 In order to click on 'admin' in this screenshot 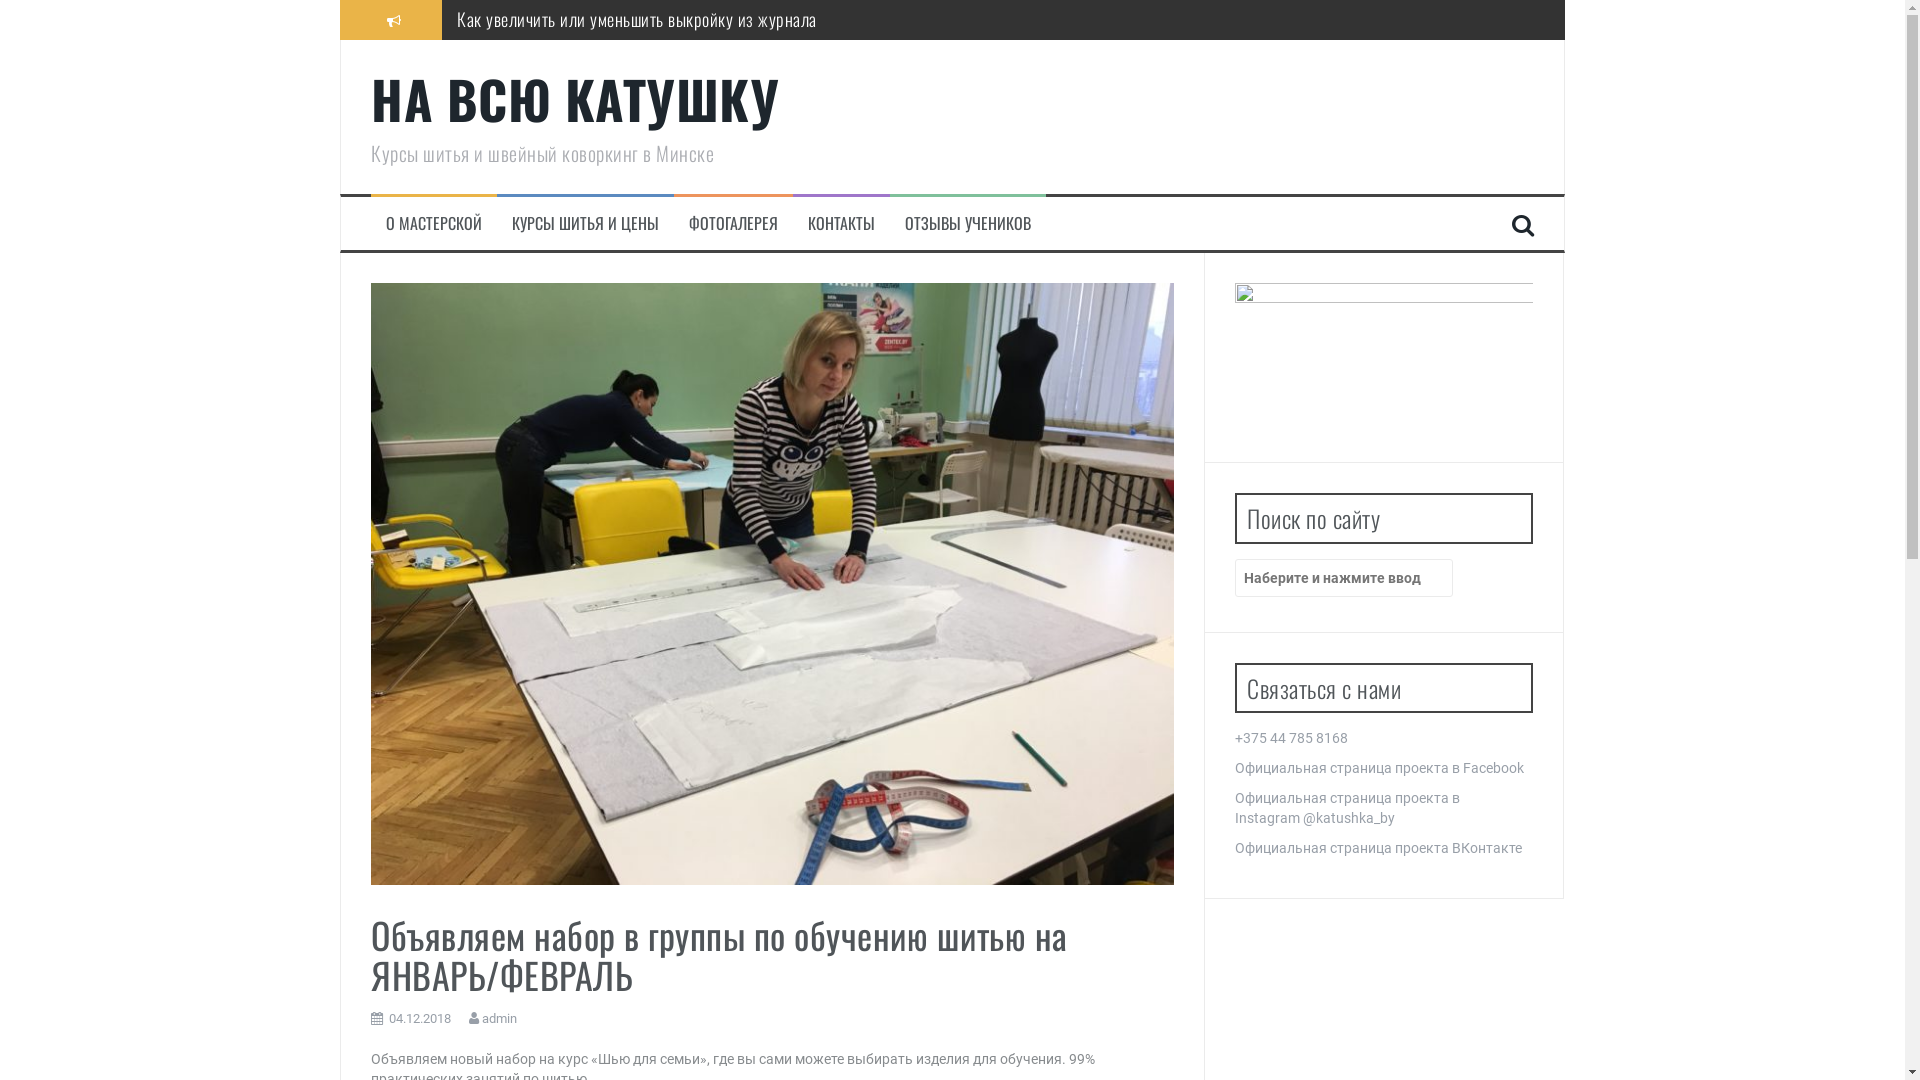, I will do `click(499, 1018)`.